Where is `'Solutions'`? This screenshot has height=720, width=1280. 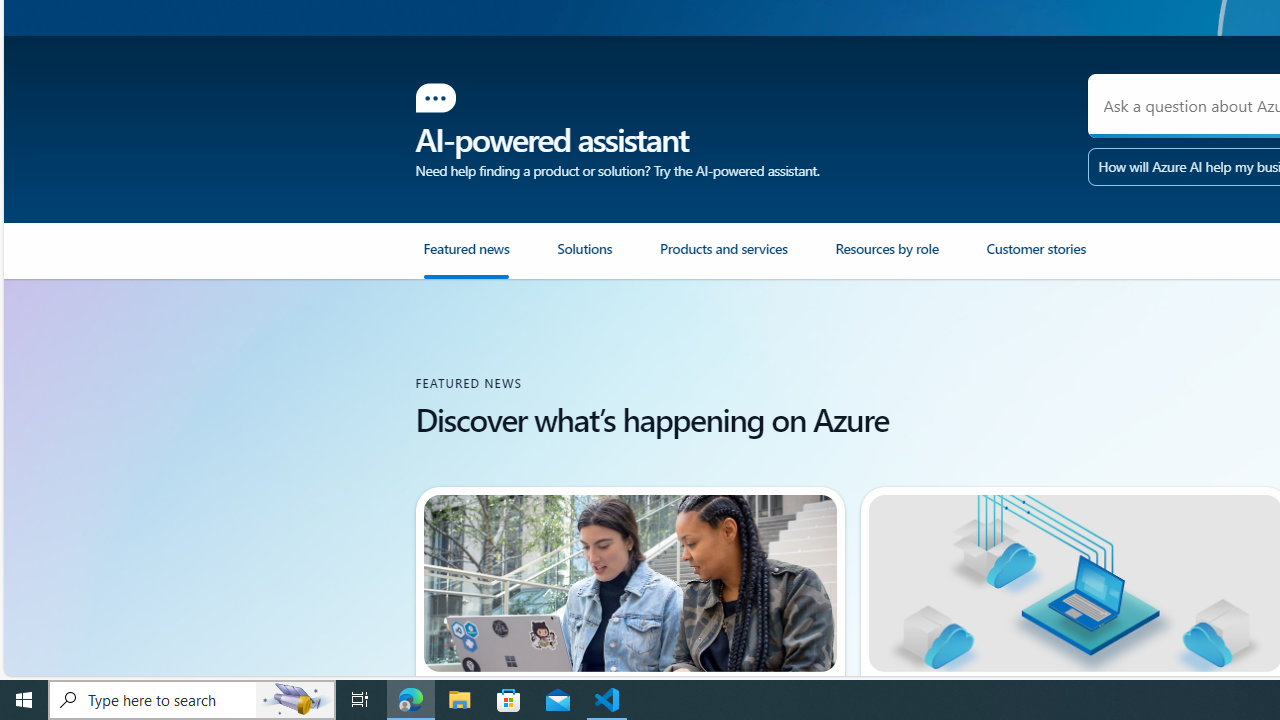 'Solutions' is located at coordinates (583, 256).